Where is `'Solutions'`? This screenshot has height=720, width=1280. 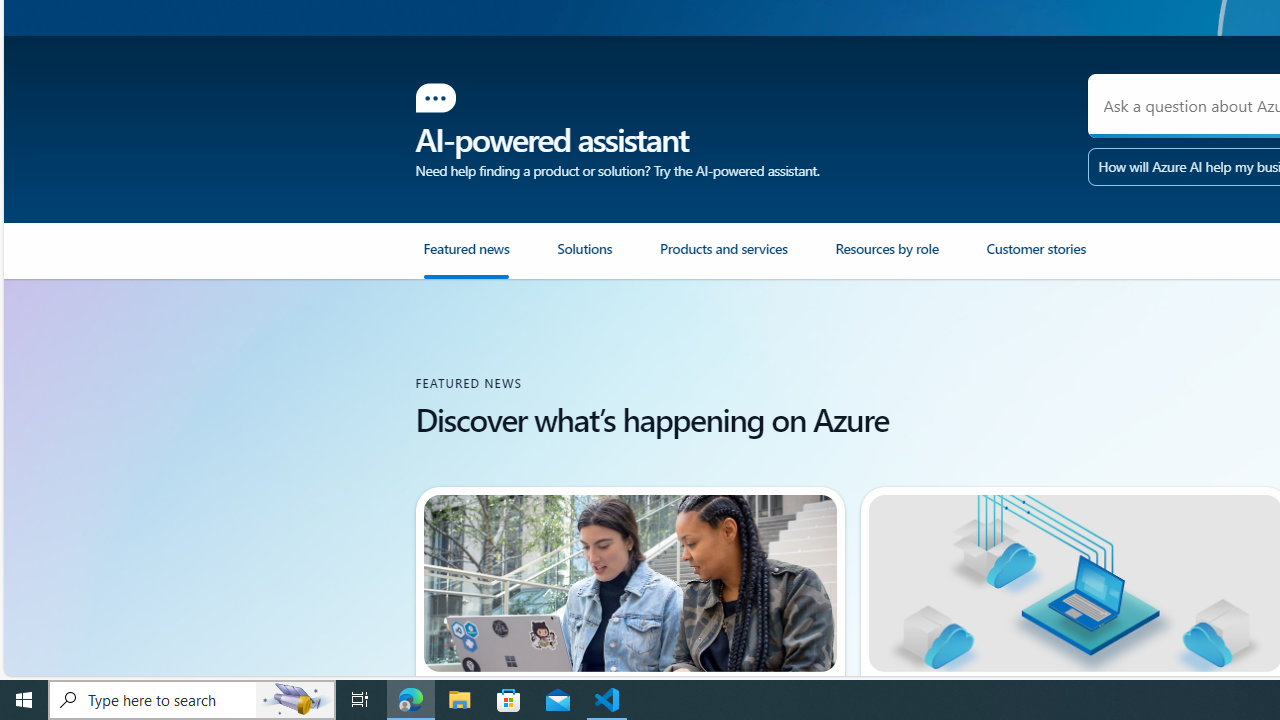 'Solutions' is located at coordinates (583, 256).